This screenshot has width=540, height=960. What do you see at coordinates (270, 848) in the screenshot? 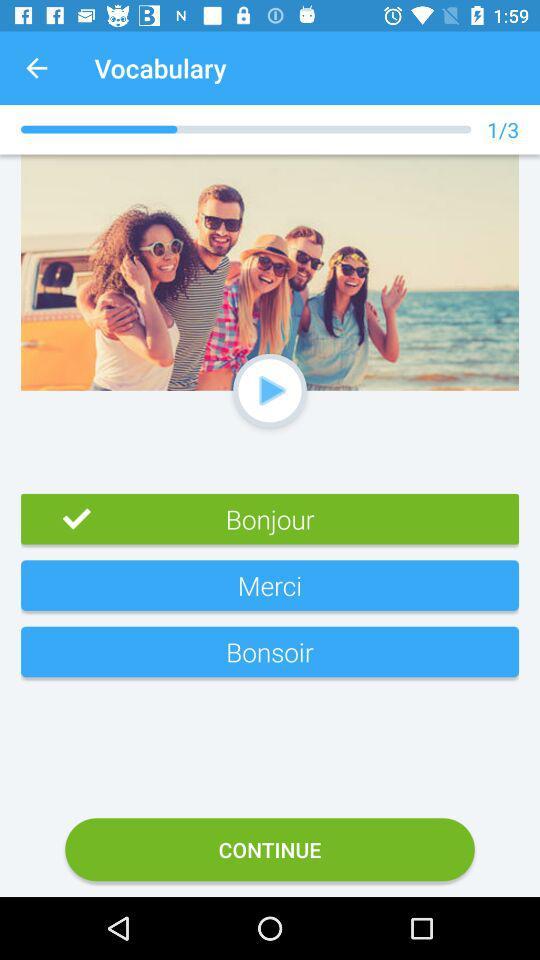
I see `continue item` at bounding box center [270, 848].